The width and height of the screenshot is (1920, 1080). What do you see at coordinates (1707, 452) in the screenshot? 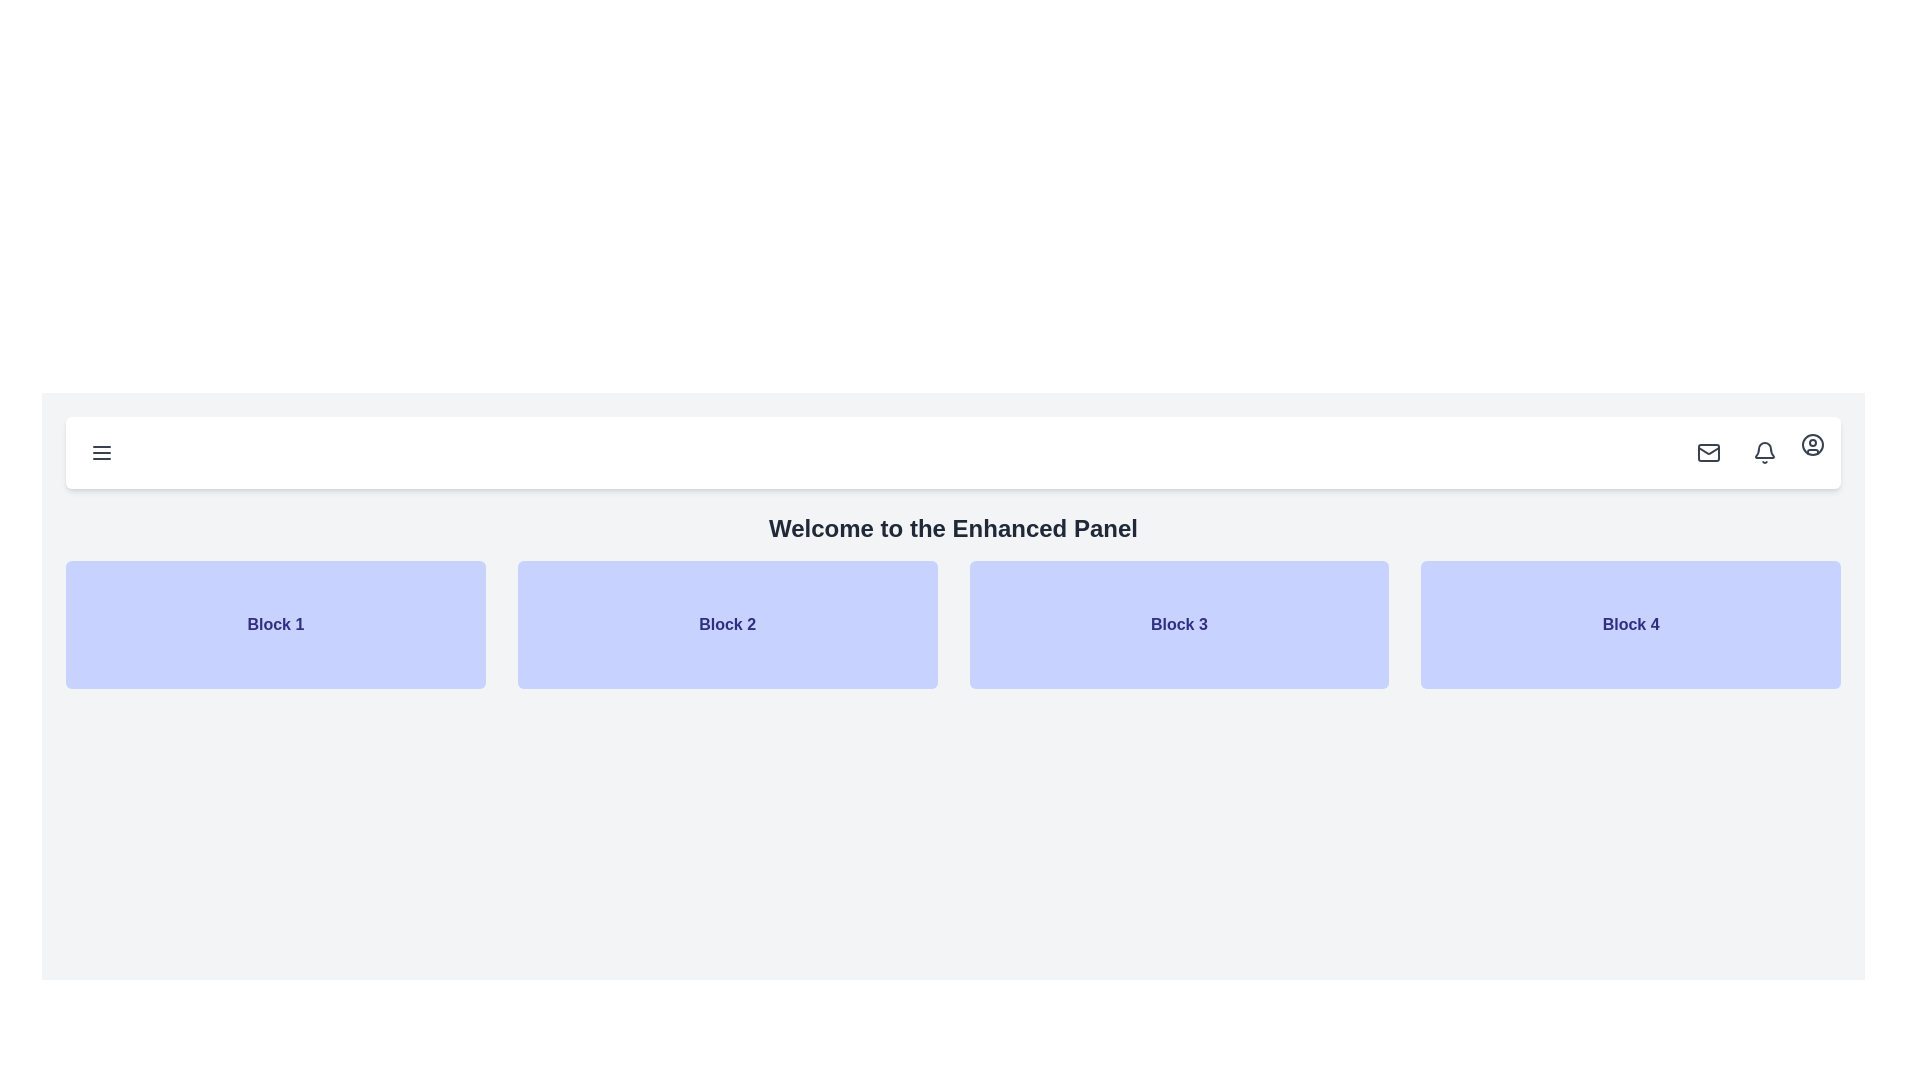
I see `the red envelope icon representing the mail function in the top-right corner of the interface` at bounding box center [1707, 452].